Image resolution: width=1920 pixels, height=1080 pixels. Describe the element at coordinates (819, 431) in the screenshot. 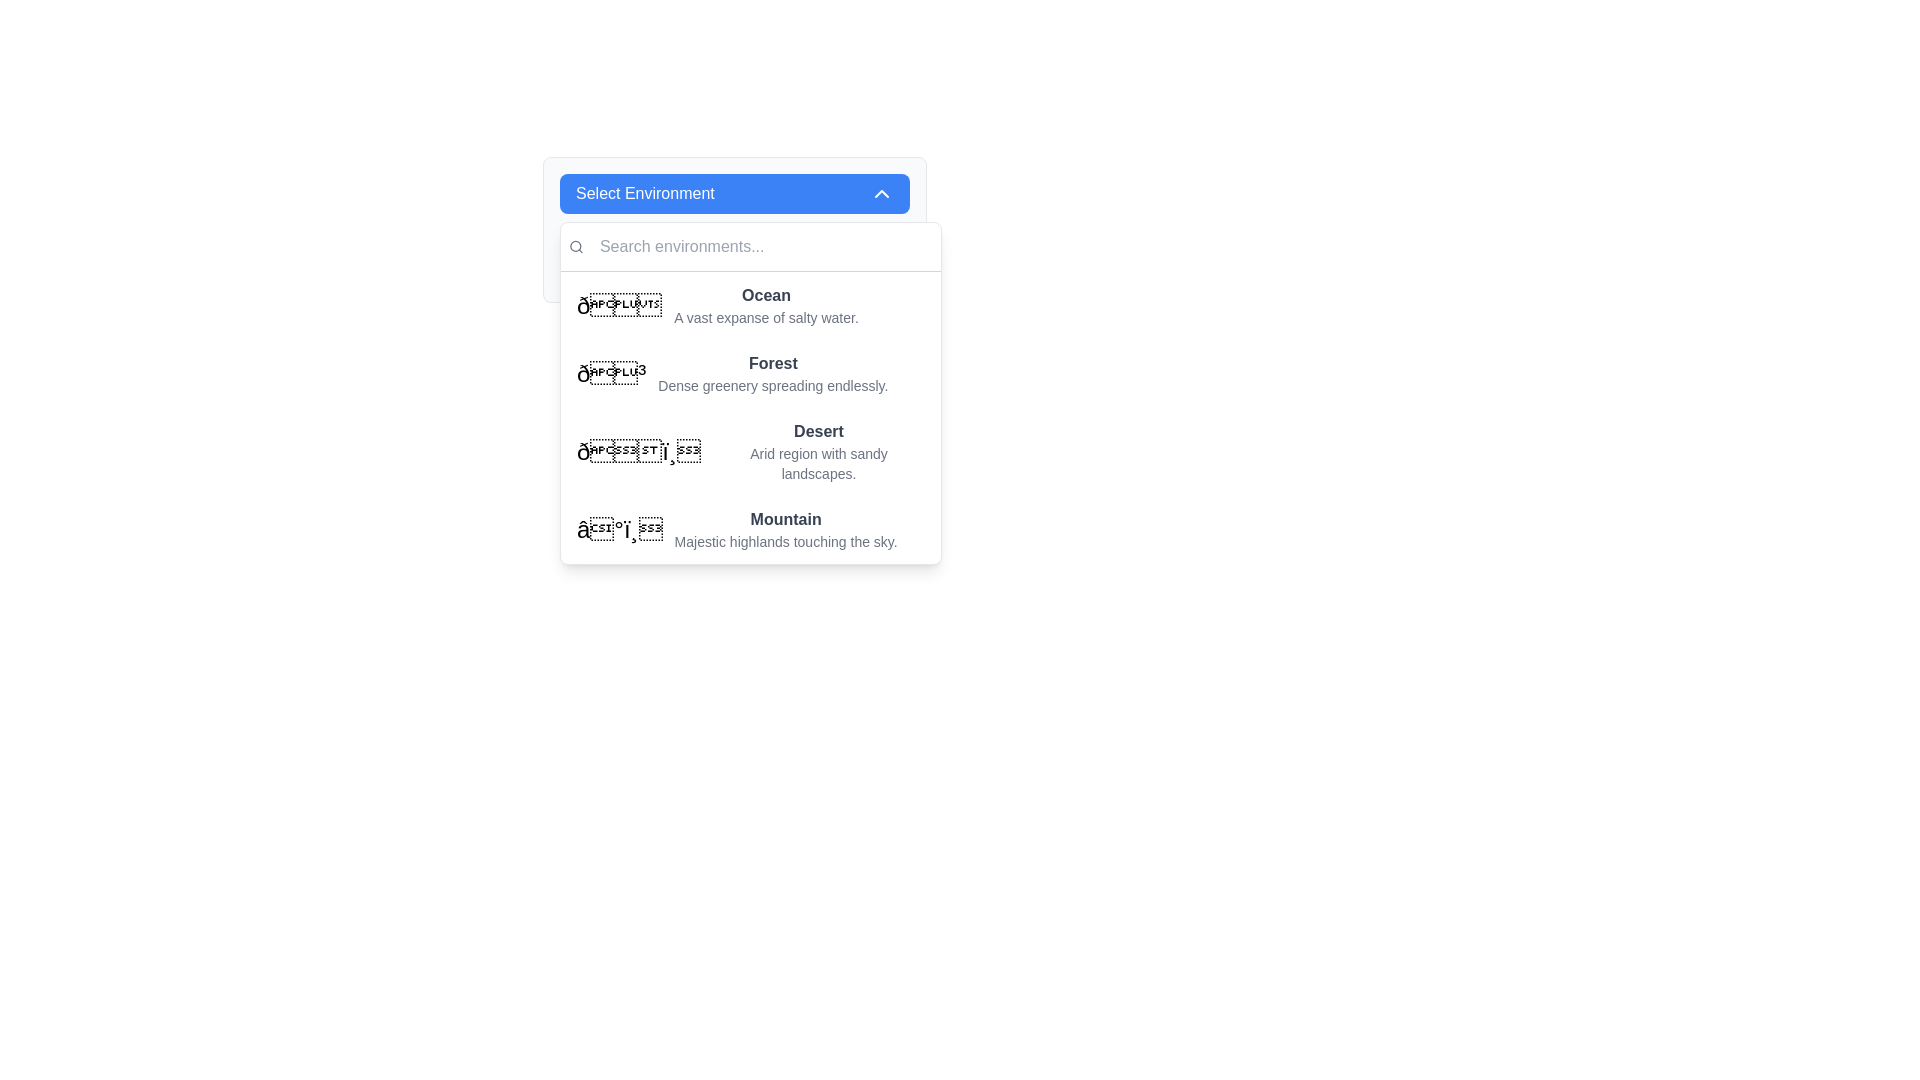

I see `the 'Desert' text label, which is a bold, dark-gray header in the selection menu below 'Select Environment'` at that location.